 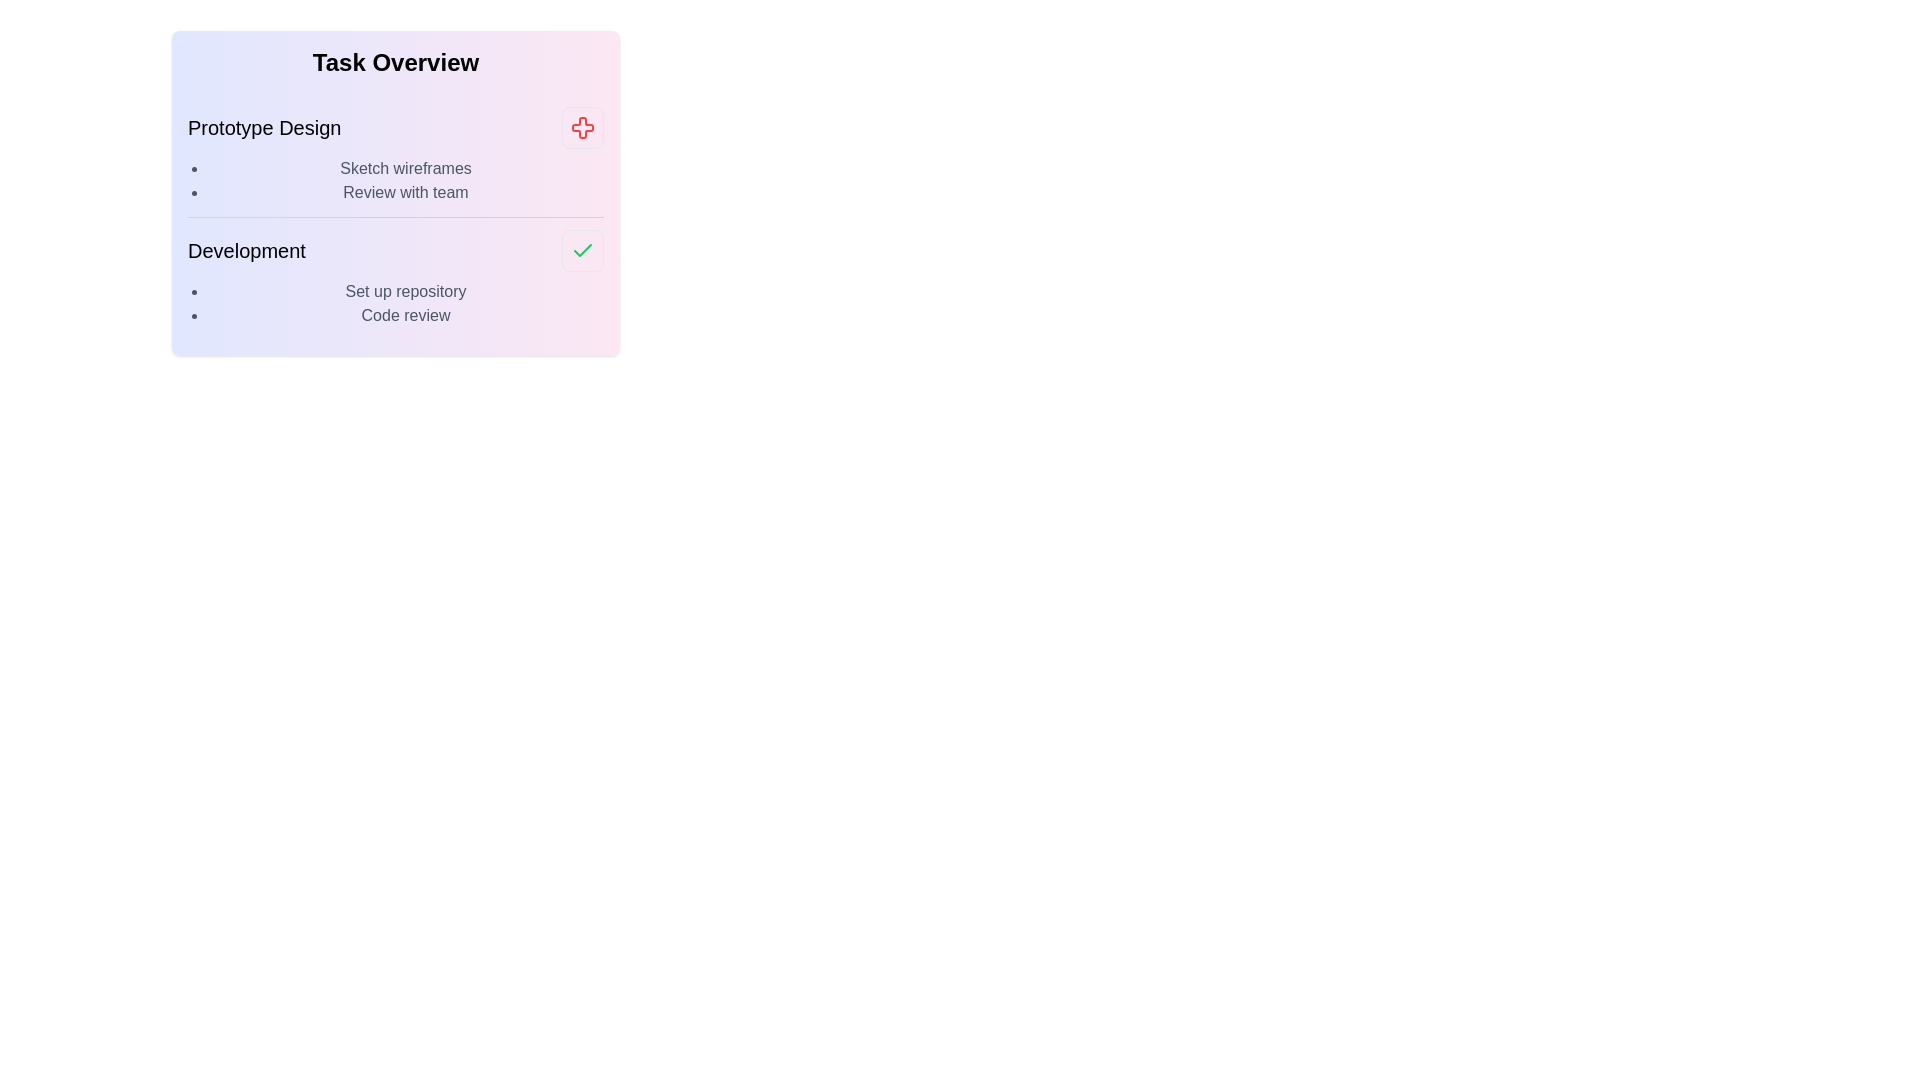 What do you see at coordinates (581, 127) in the screenshot?
I see `the task completion status icon for Prototype Design` at bounding box center [581, 127].